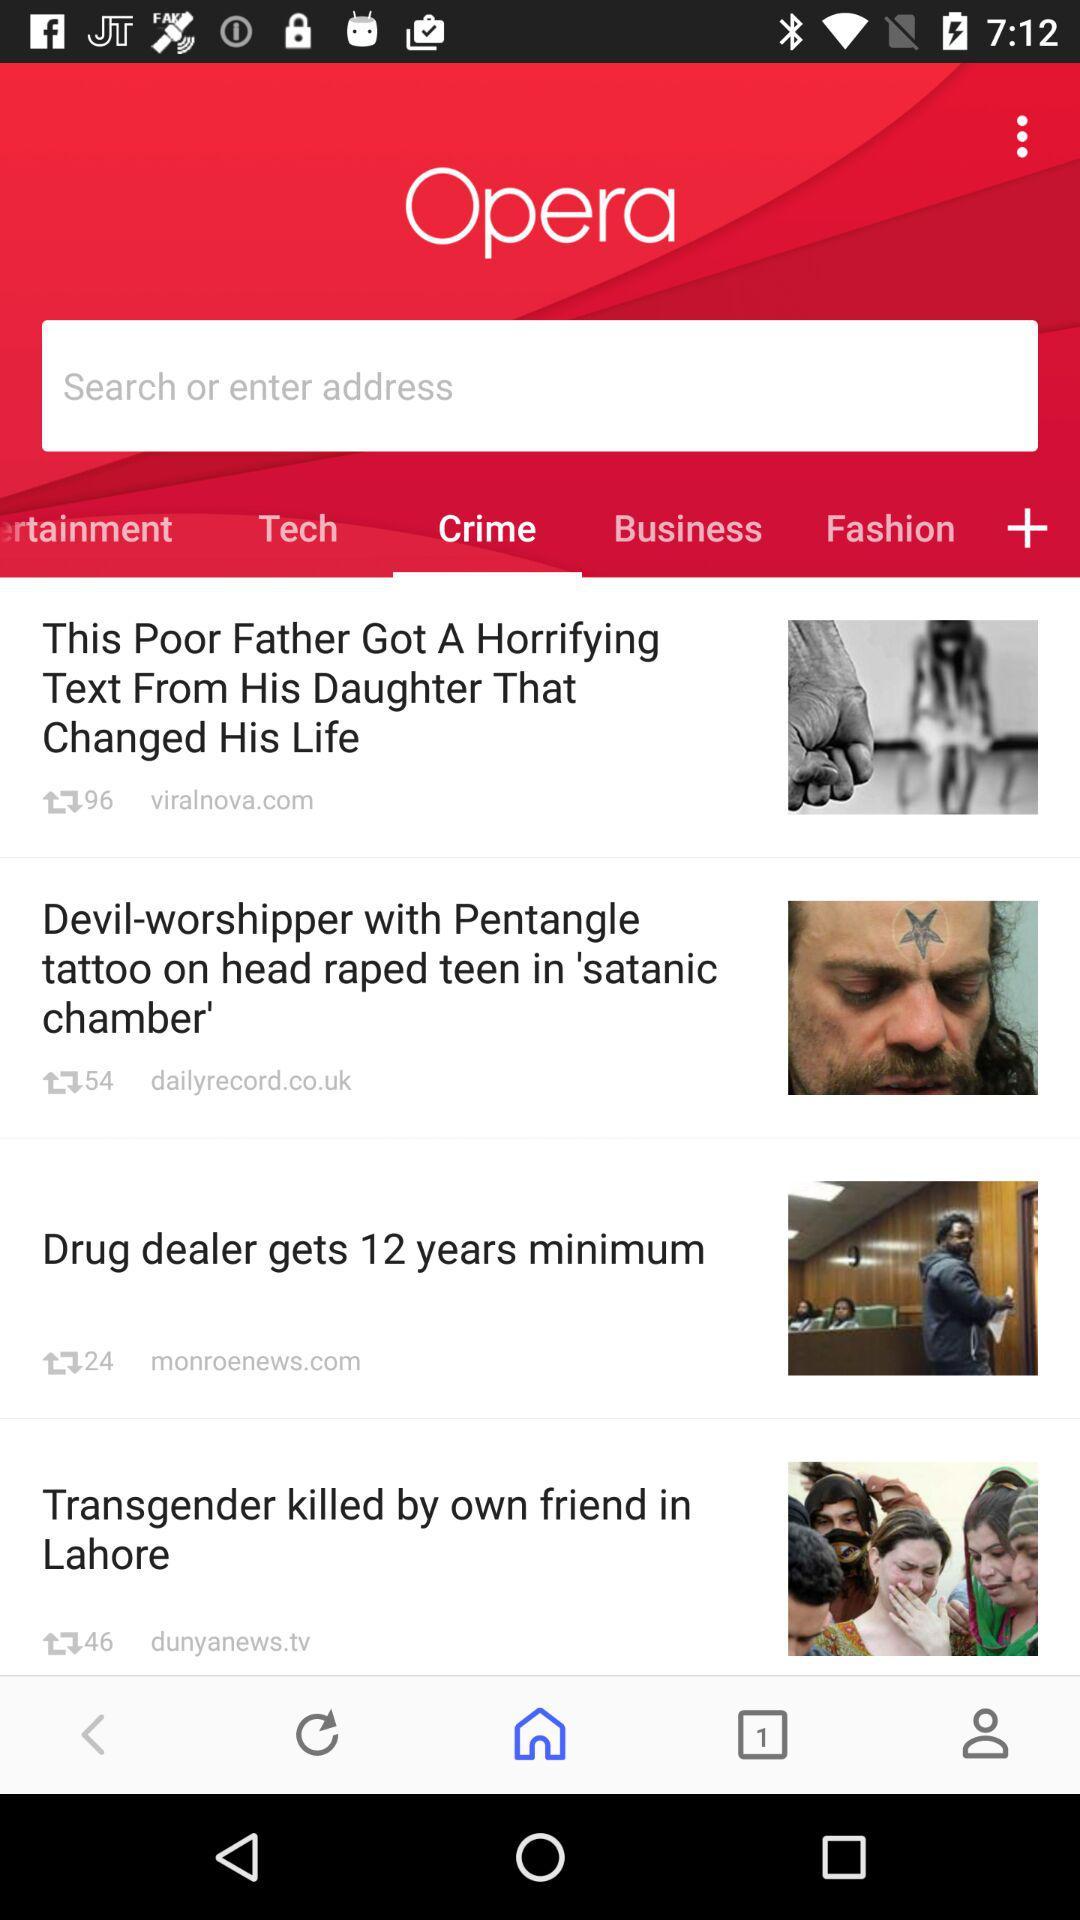 This screenshot has height=1920, width=1080. Describe the element at coordinates (1027, 527) in the screenshot. I see `the add icon` at that location.